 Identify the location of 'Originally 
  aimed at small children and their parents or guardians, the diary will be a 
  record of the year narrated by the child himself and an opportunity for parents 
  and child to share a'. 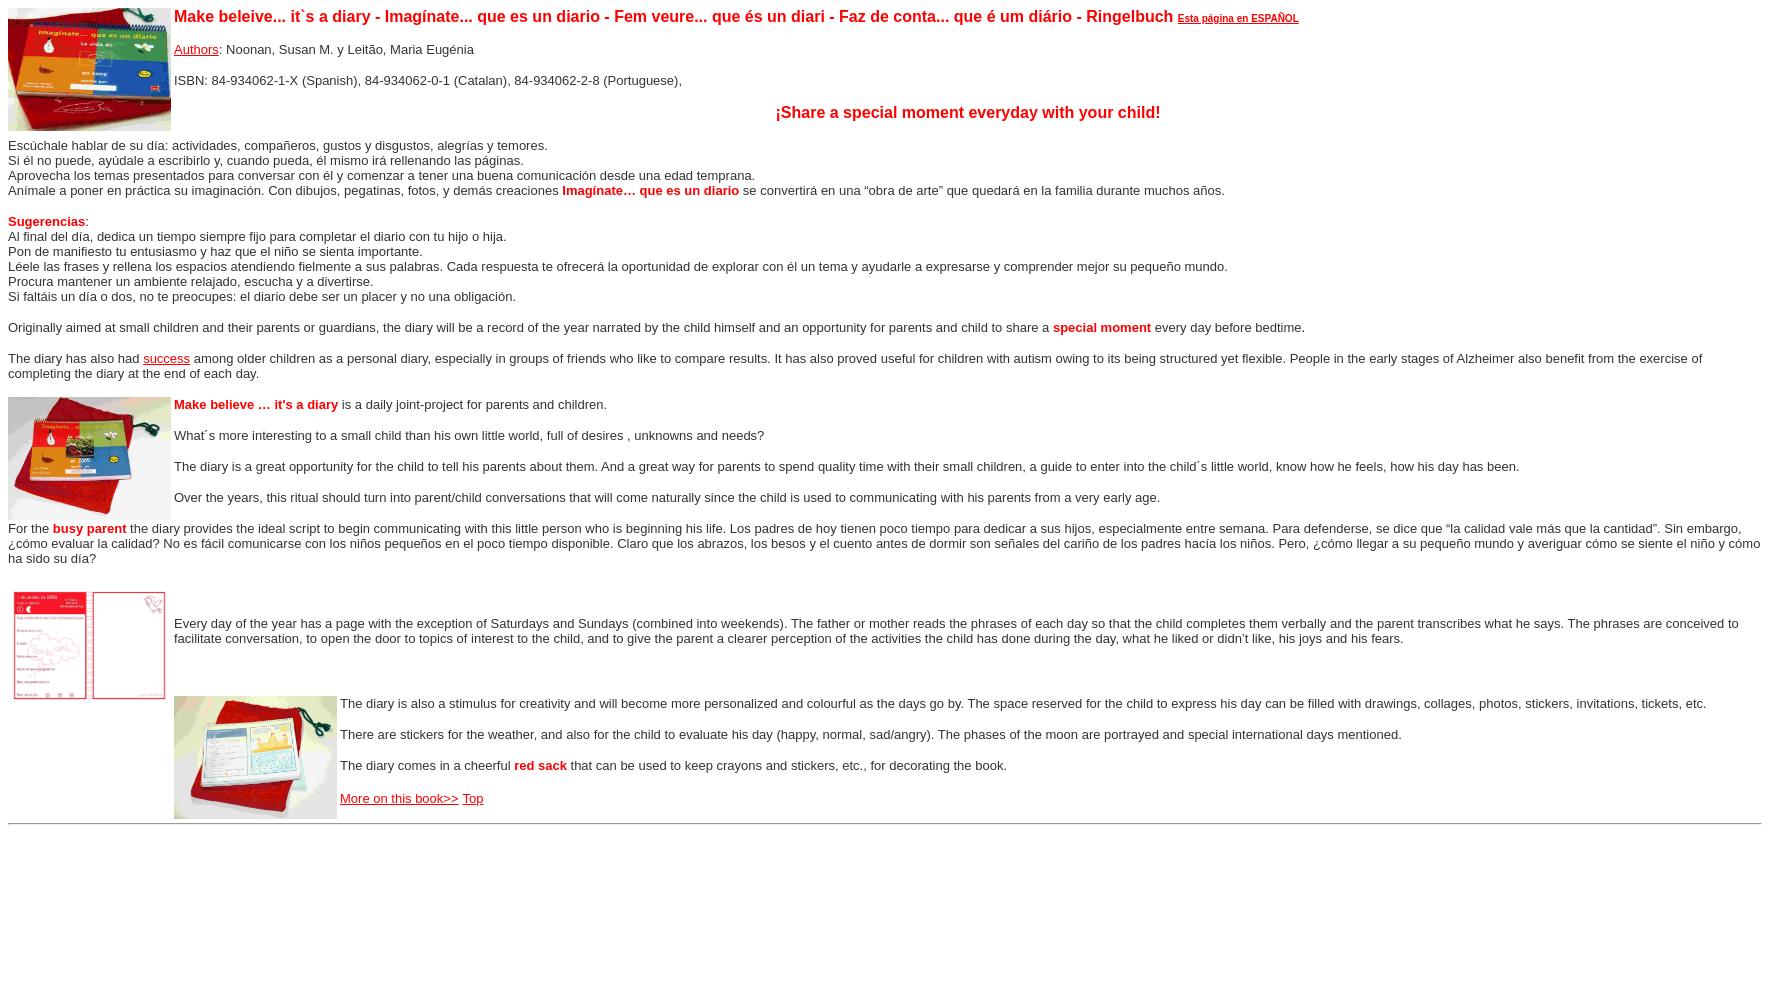
(529, 326).